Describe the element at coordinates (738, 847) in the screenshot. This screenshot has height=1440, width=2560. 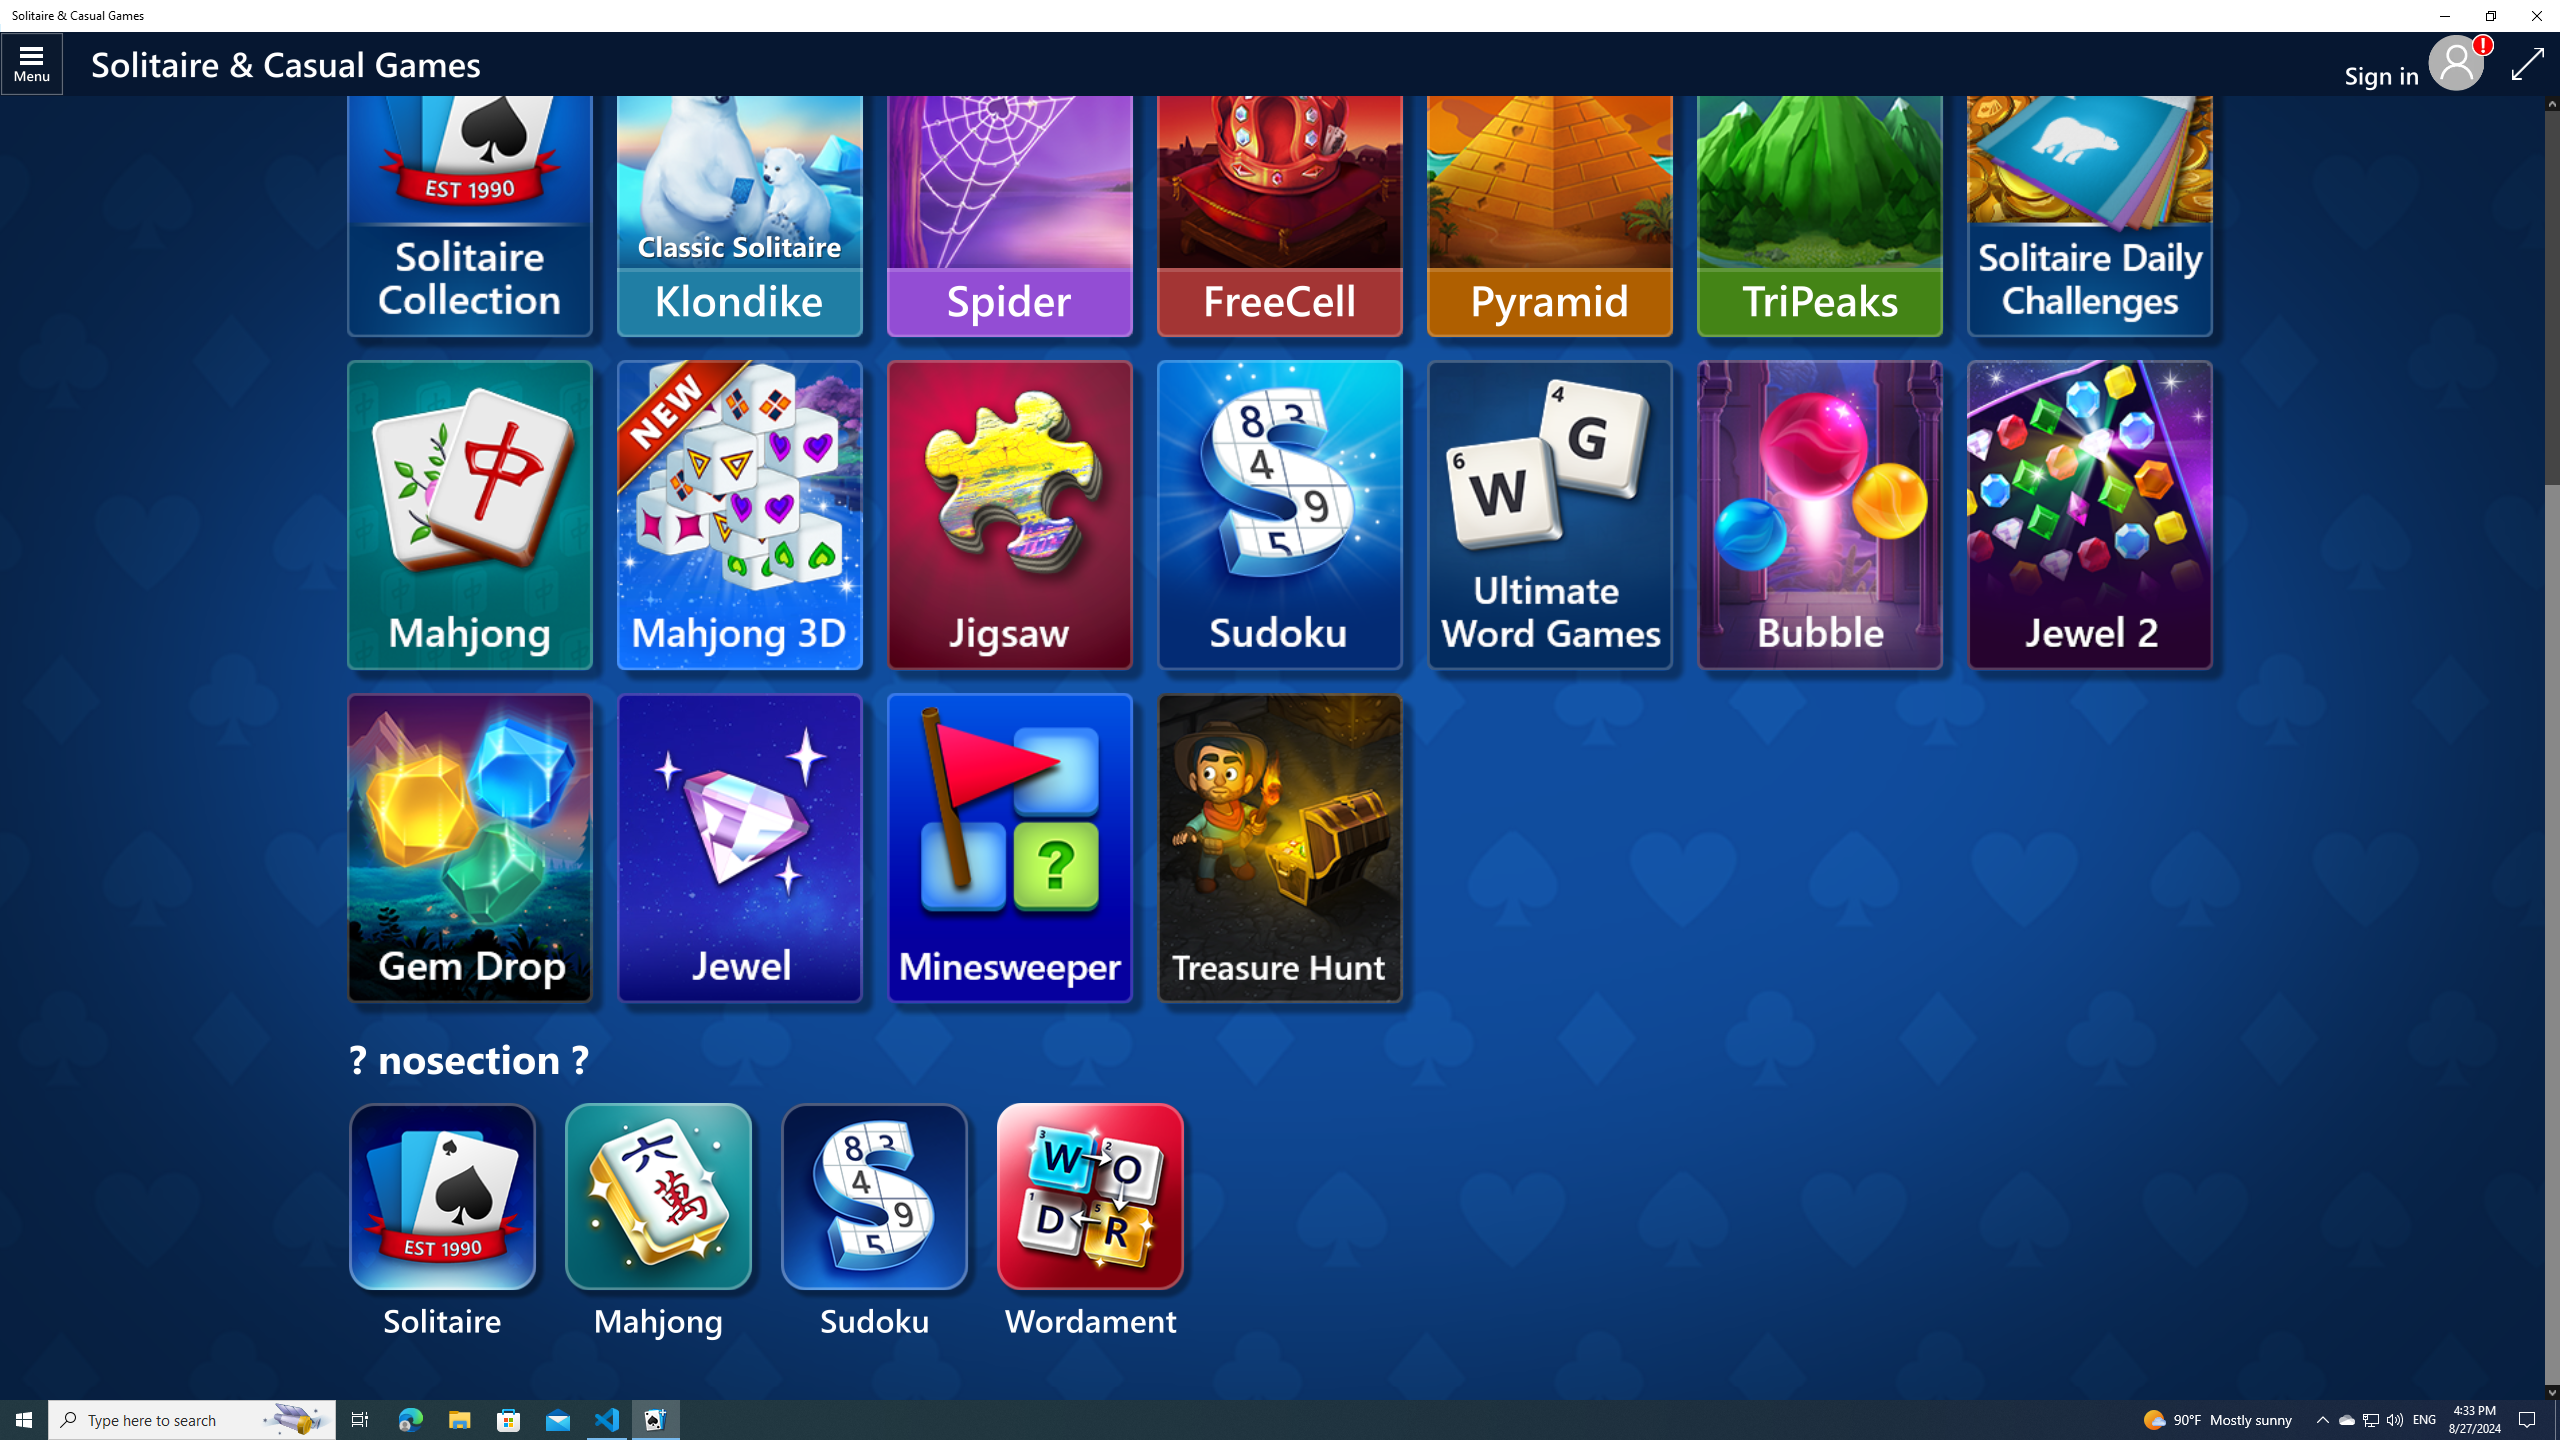
I see `'Microsoft Jewel'` at that location.